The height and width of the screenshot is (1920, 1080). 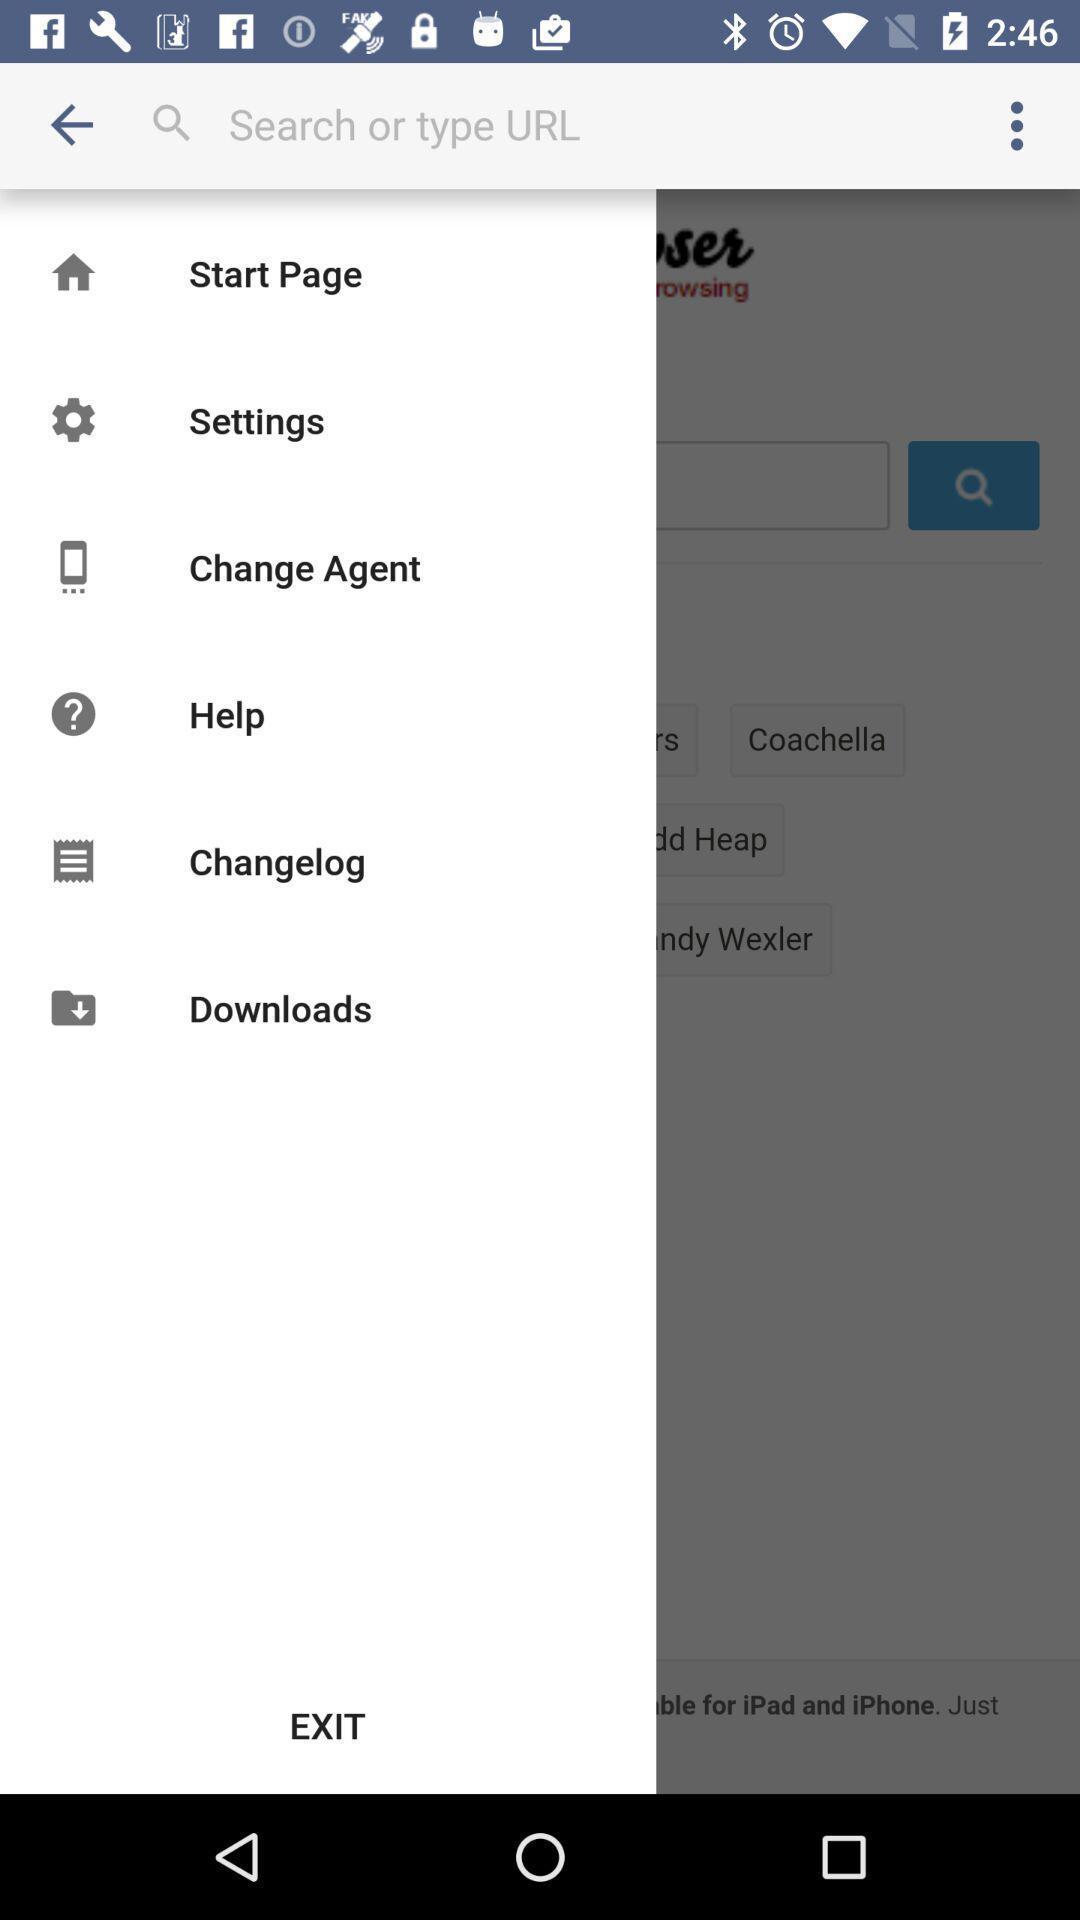 I want to click on change agent, so click(x=304, y=565).